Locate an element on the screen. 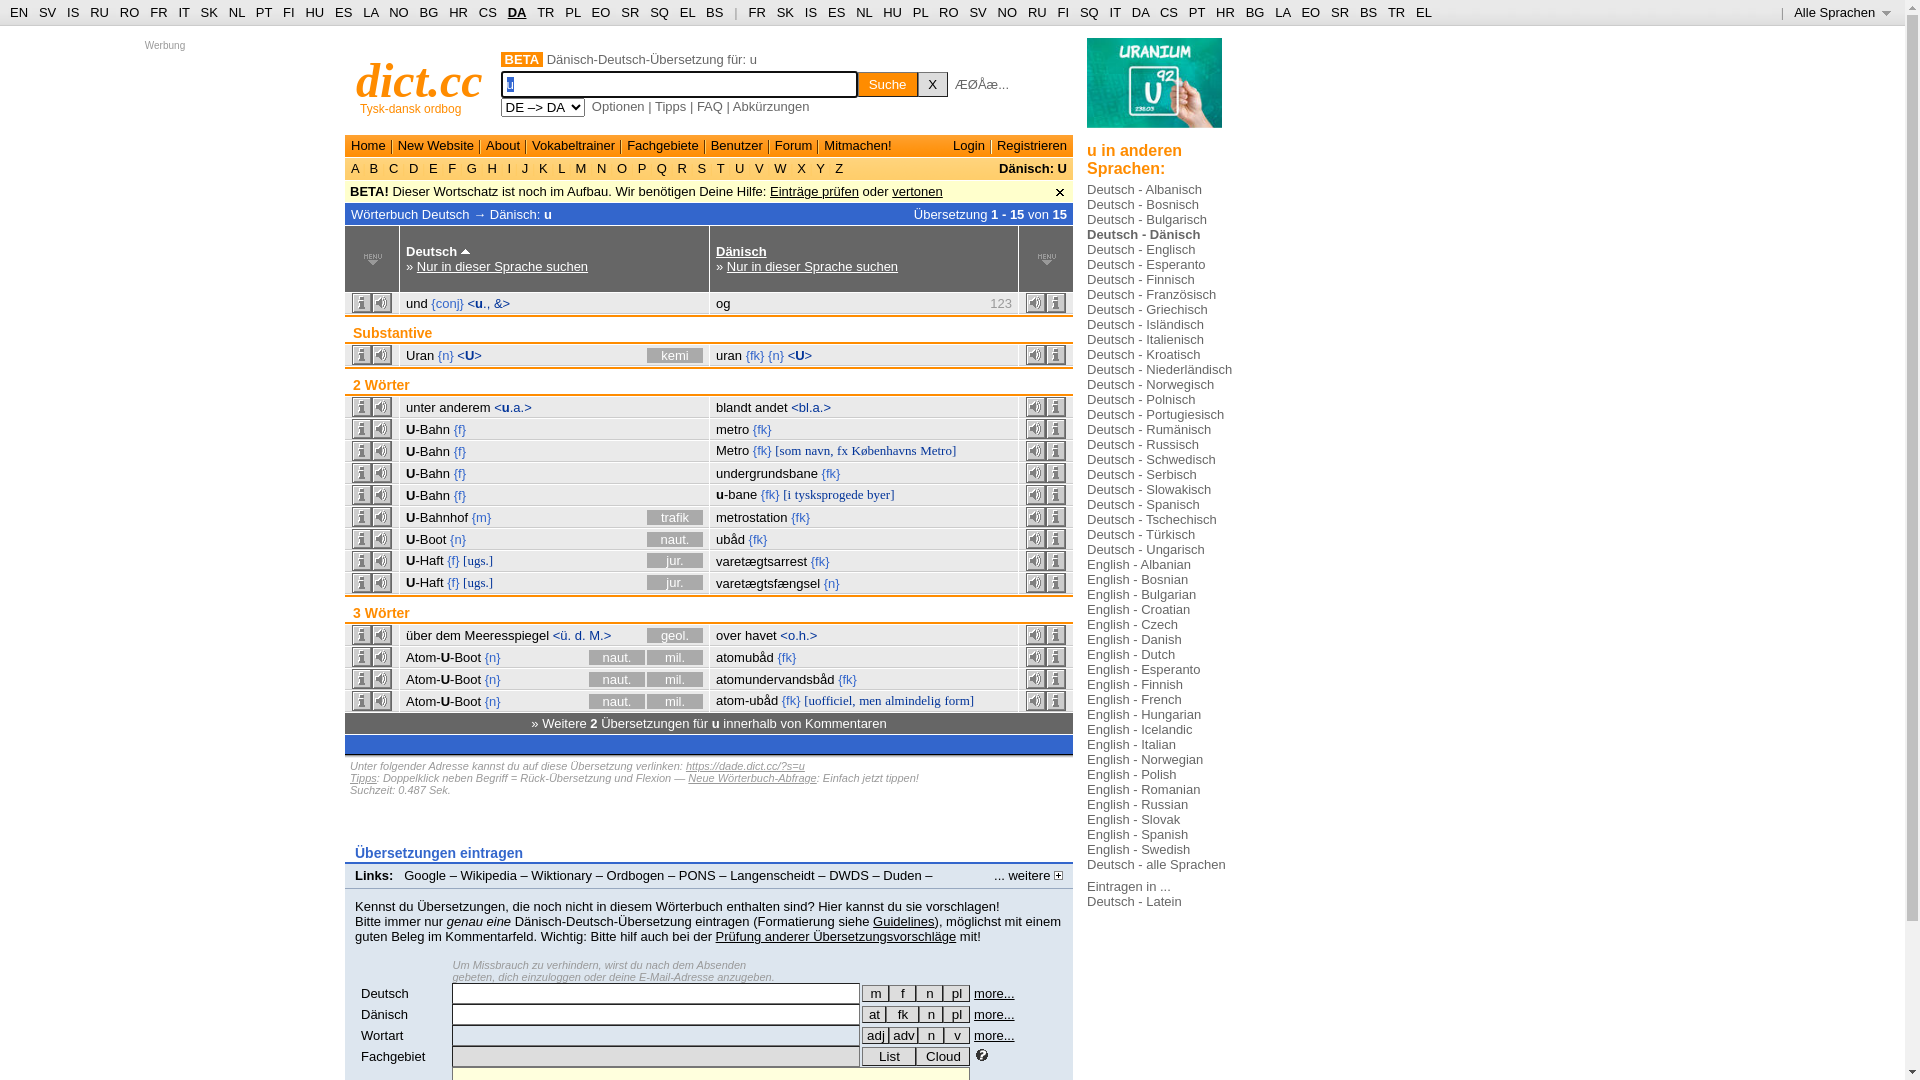 The image size is (1920, 1080). 'jur.' is located at coordinates (675, 582).